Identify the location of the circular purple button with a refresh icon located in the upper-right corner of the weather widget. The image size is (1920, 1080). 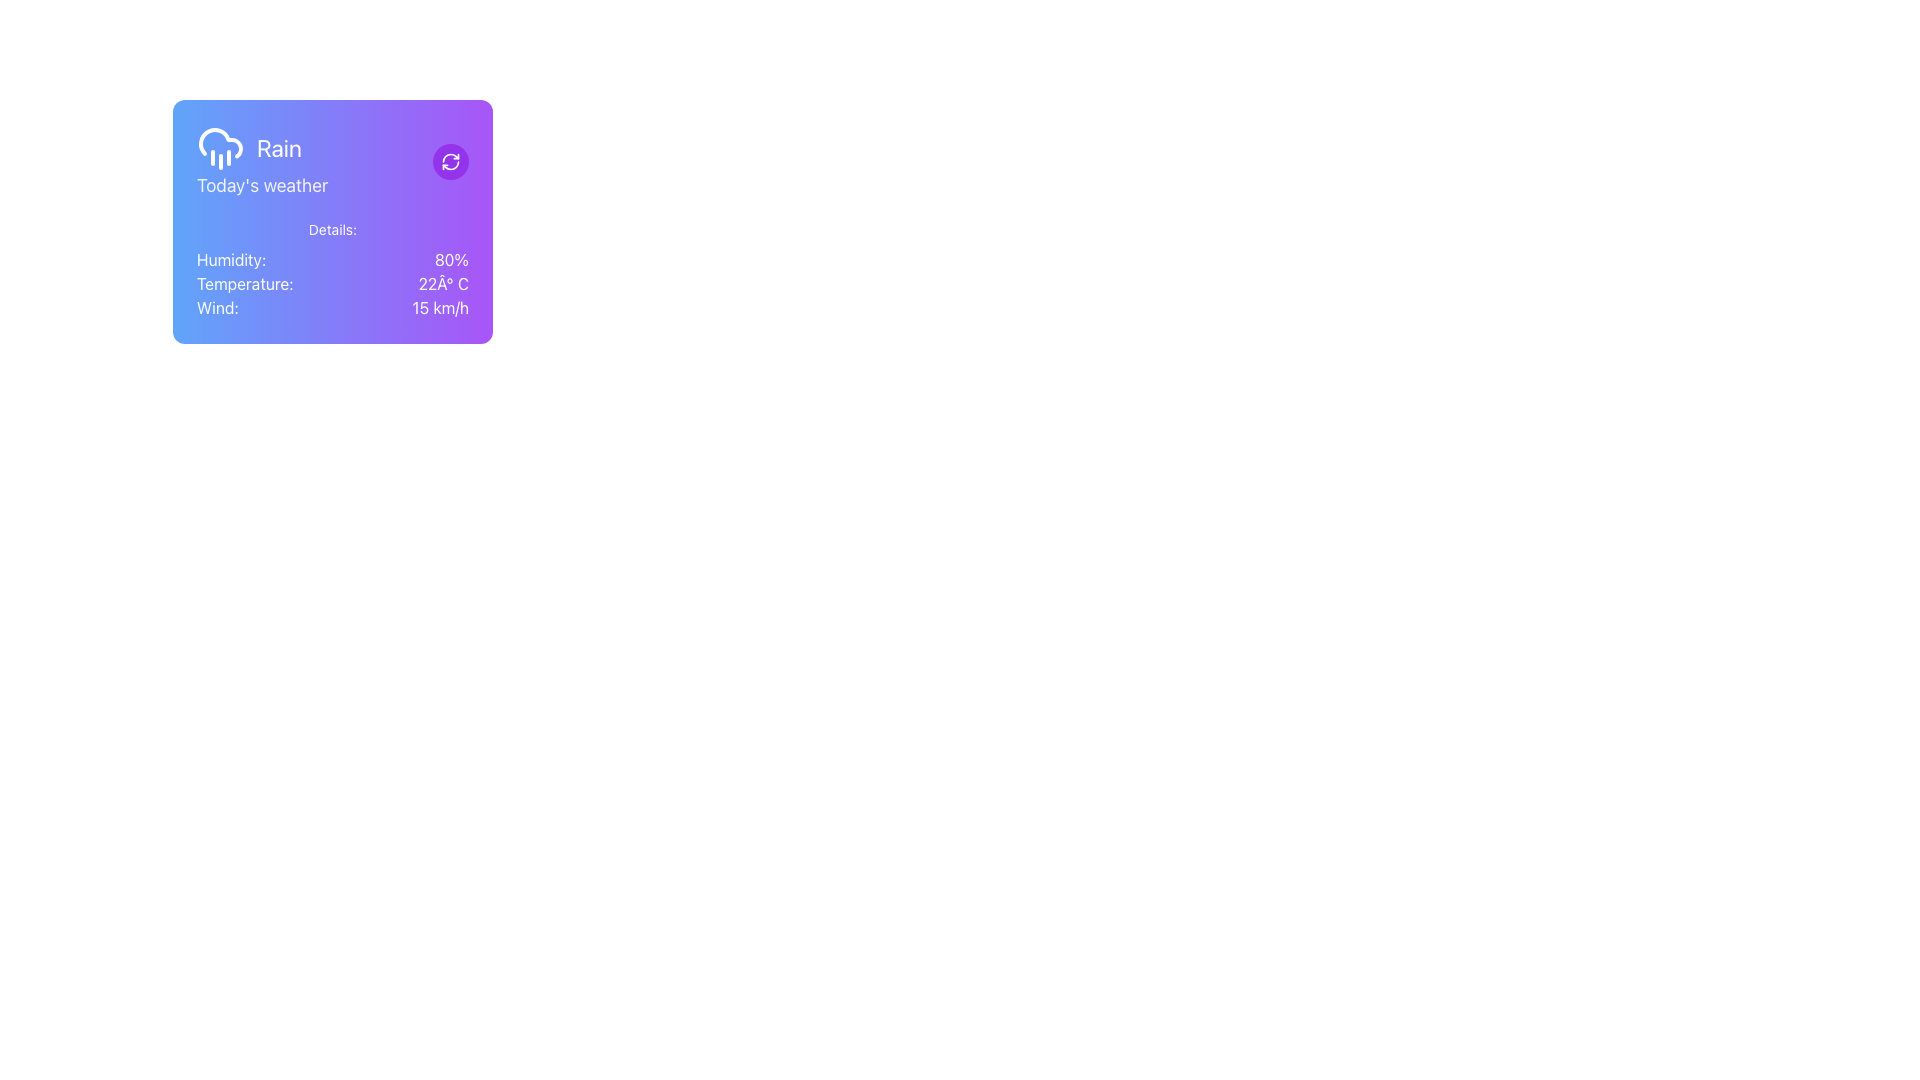
(450, 161).